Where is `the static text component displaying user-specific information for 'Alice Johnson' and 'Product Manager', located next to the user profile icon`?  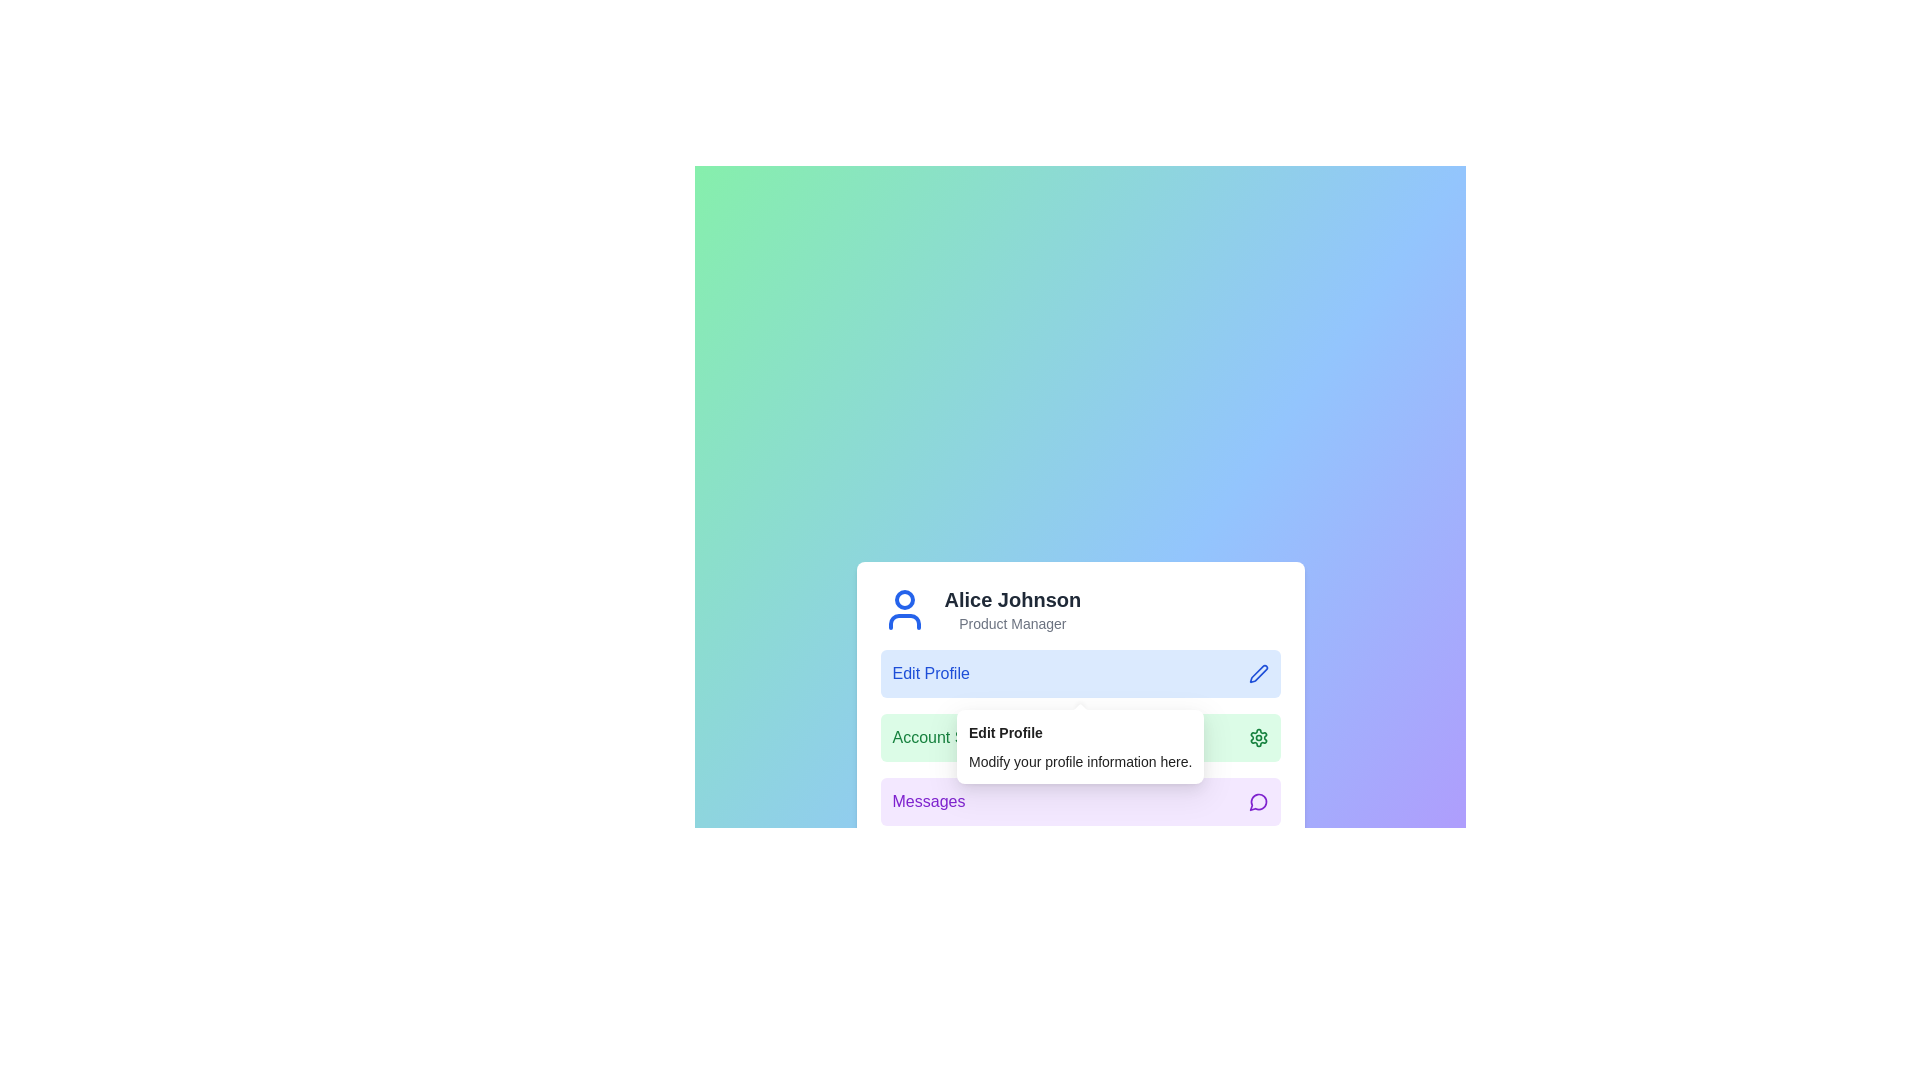 the static text component displaying user-specific information for 'Alice Johnson' and 'Product Manager', located next to the user profile icon is located at coordinates (1012, 608).